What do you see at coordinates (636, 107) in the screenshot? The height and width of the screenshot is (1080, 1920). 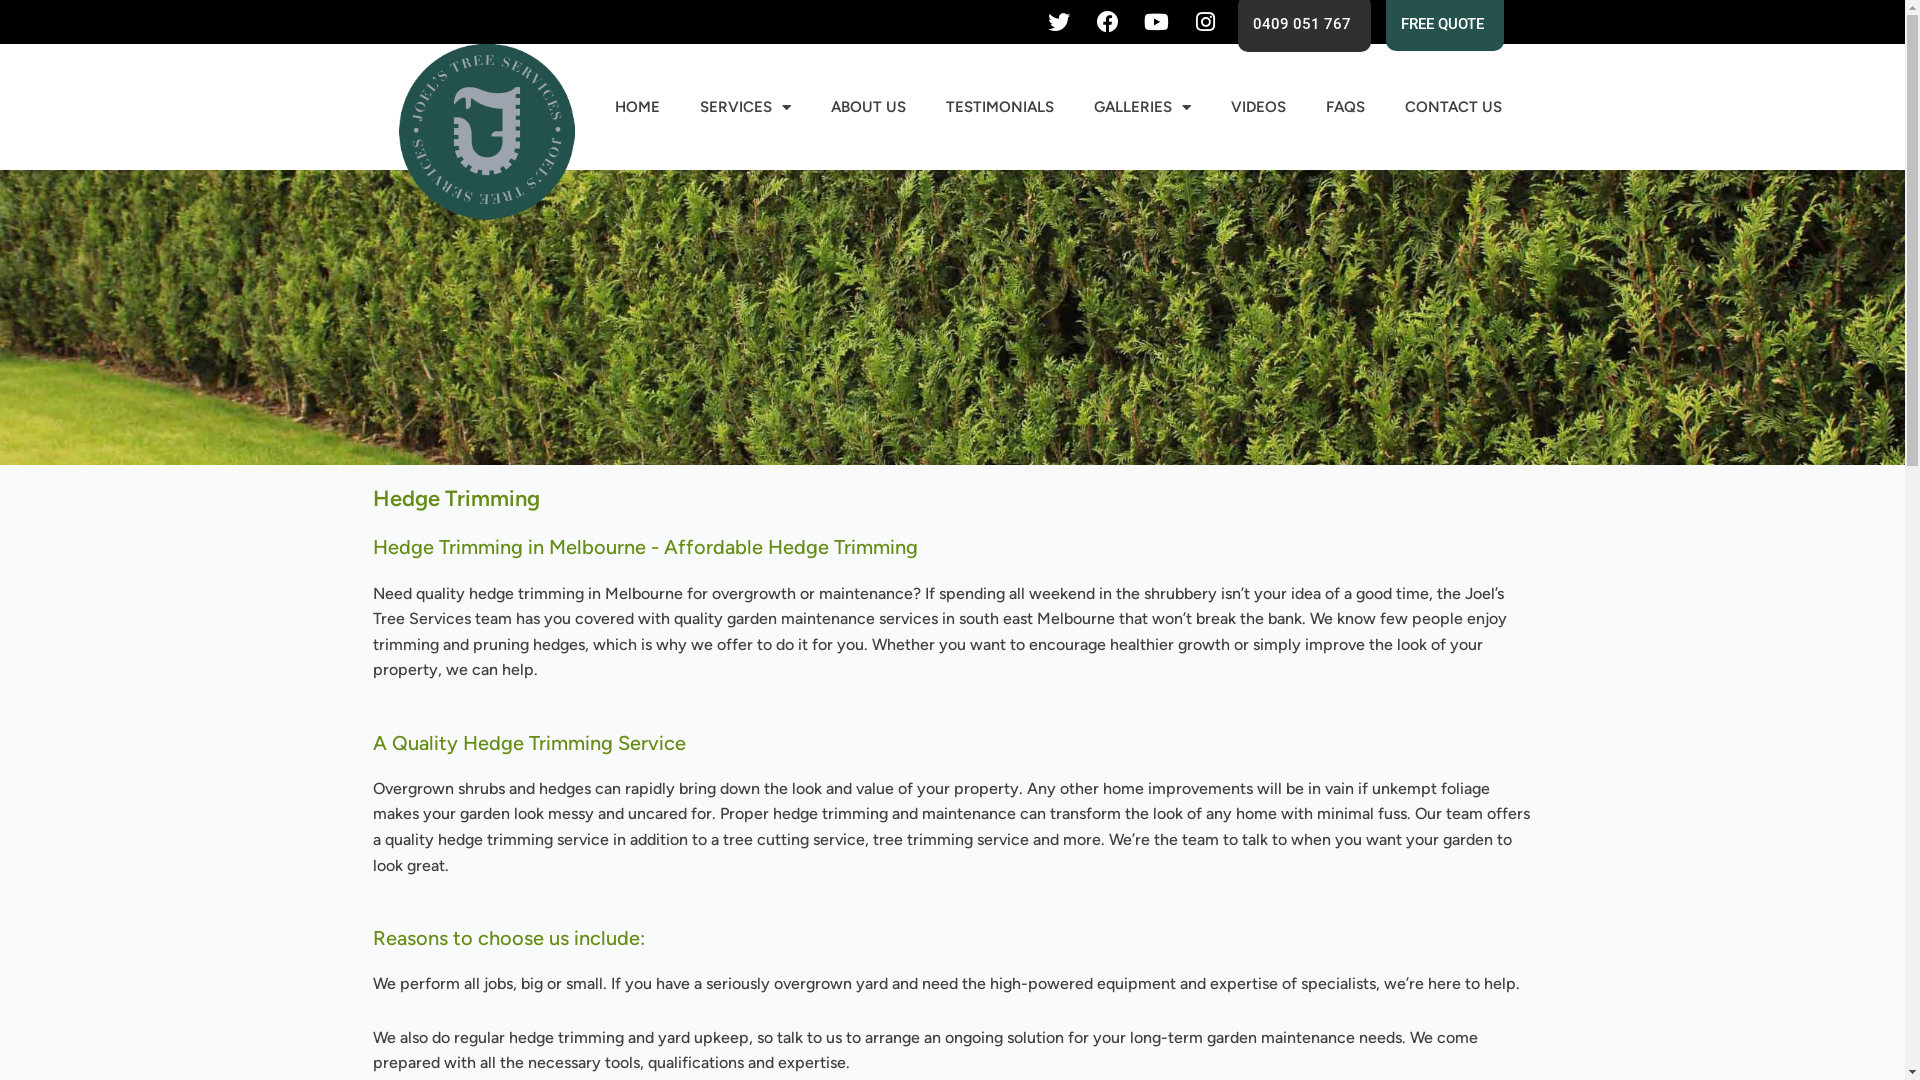 I see `'HOME'` at bounding box center [636, 107].